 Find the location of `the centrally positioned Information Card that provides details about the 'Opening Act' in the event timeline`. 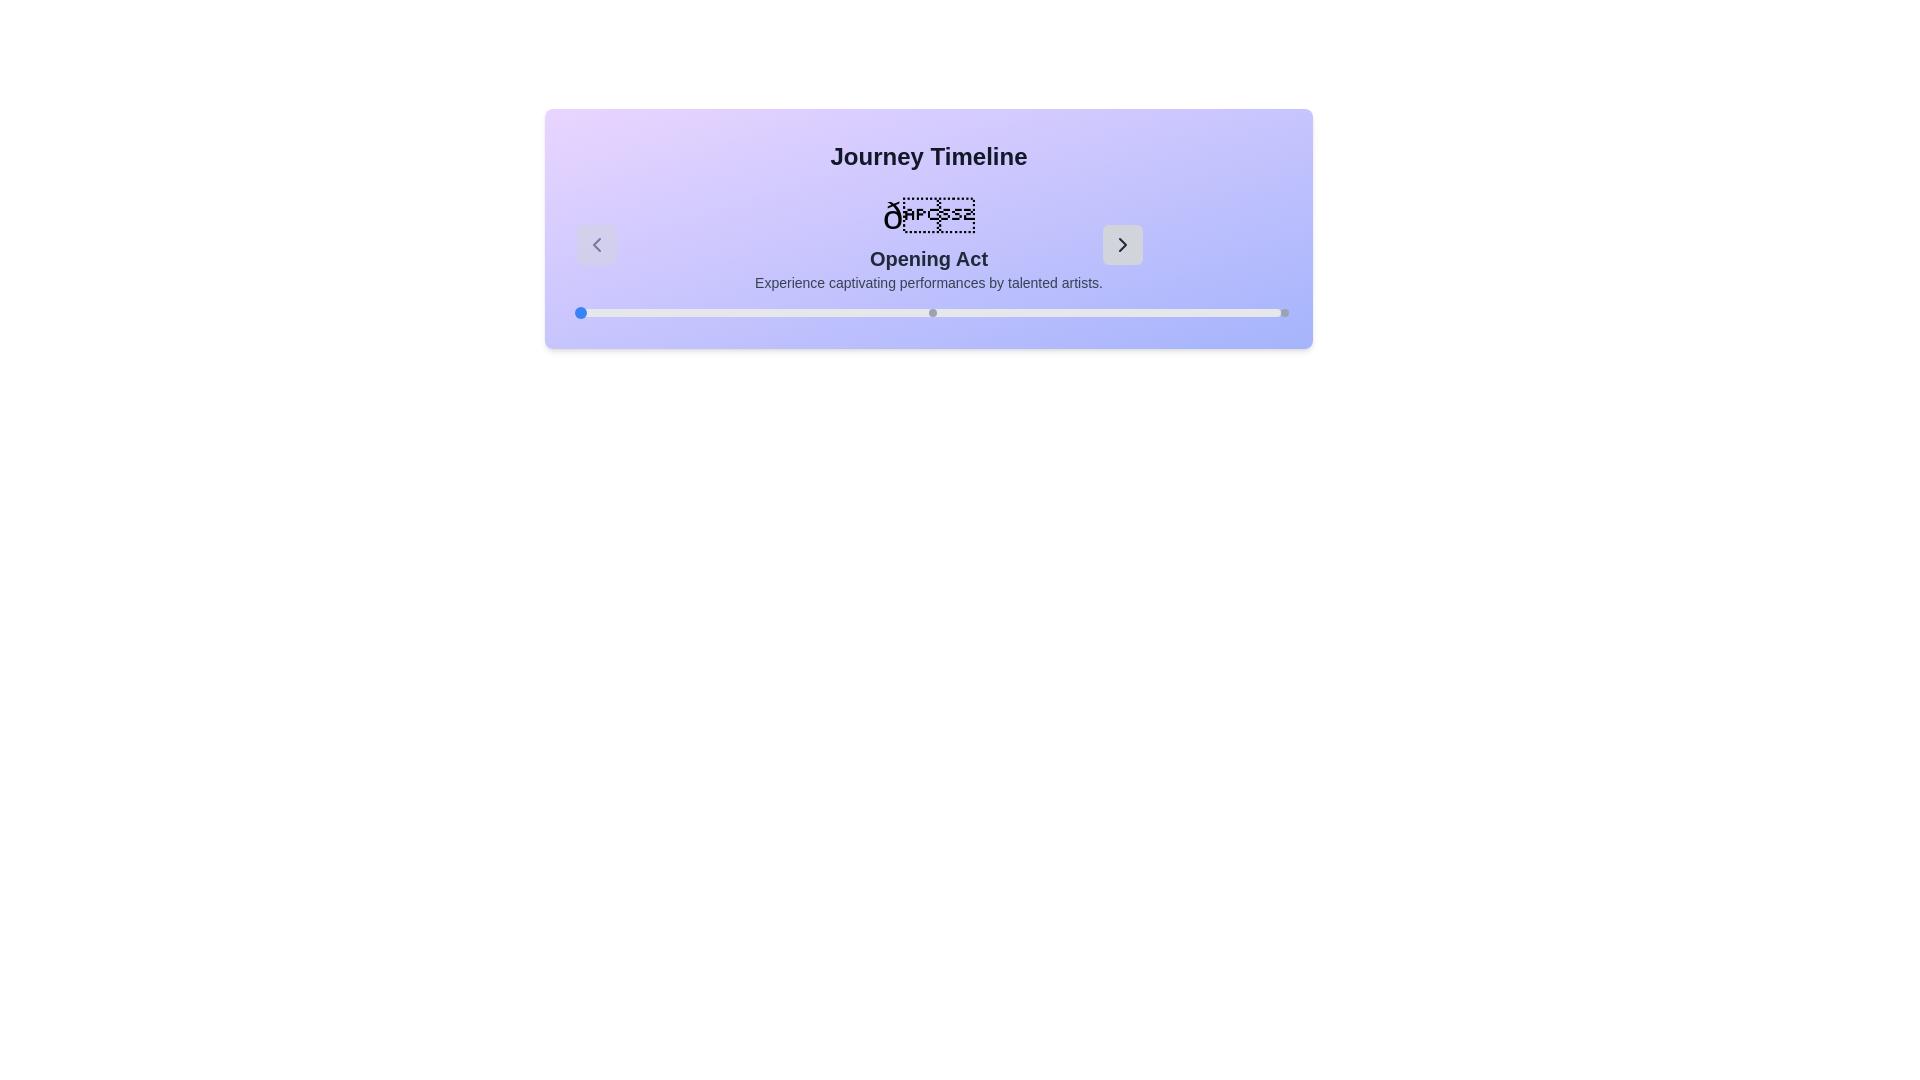

the centrally positioned Information Card that provides details about the 'Opening Act' in the event timeline is located at coordinates (928, 244).